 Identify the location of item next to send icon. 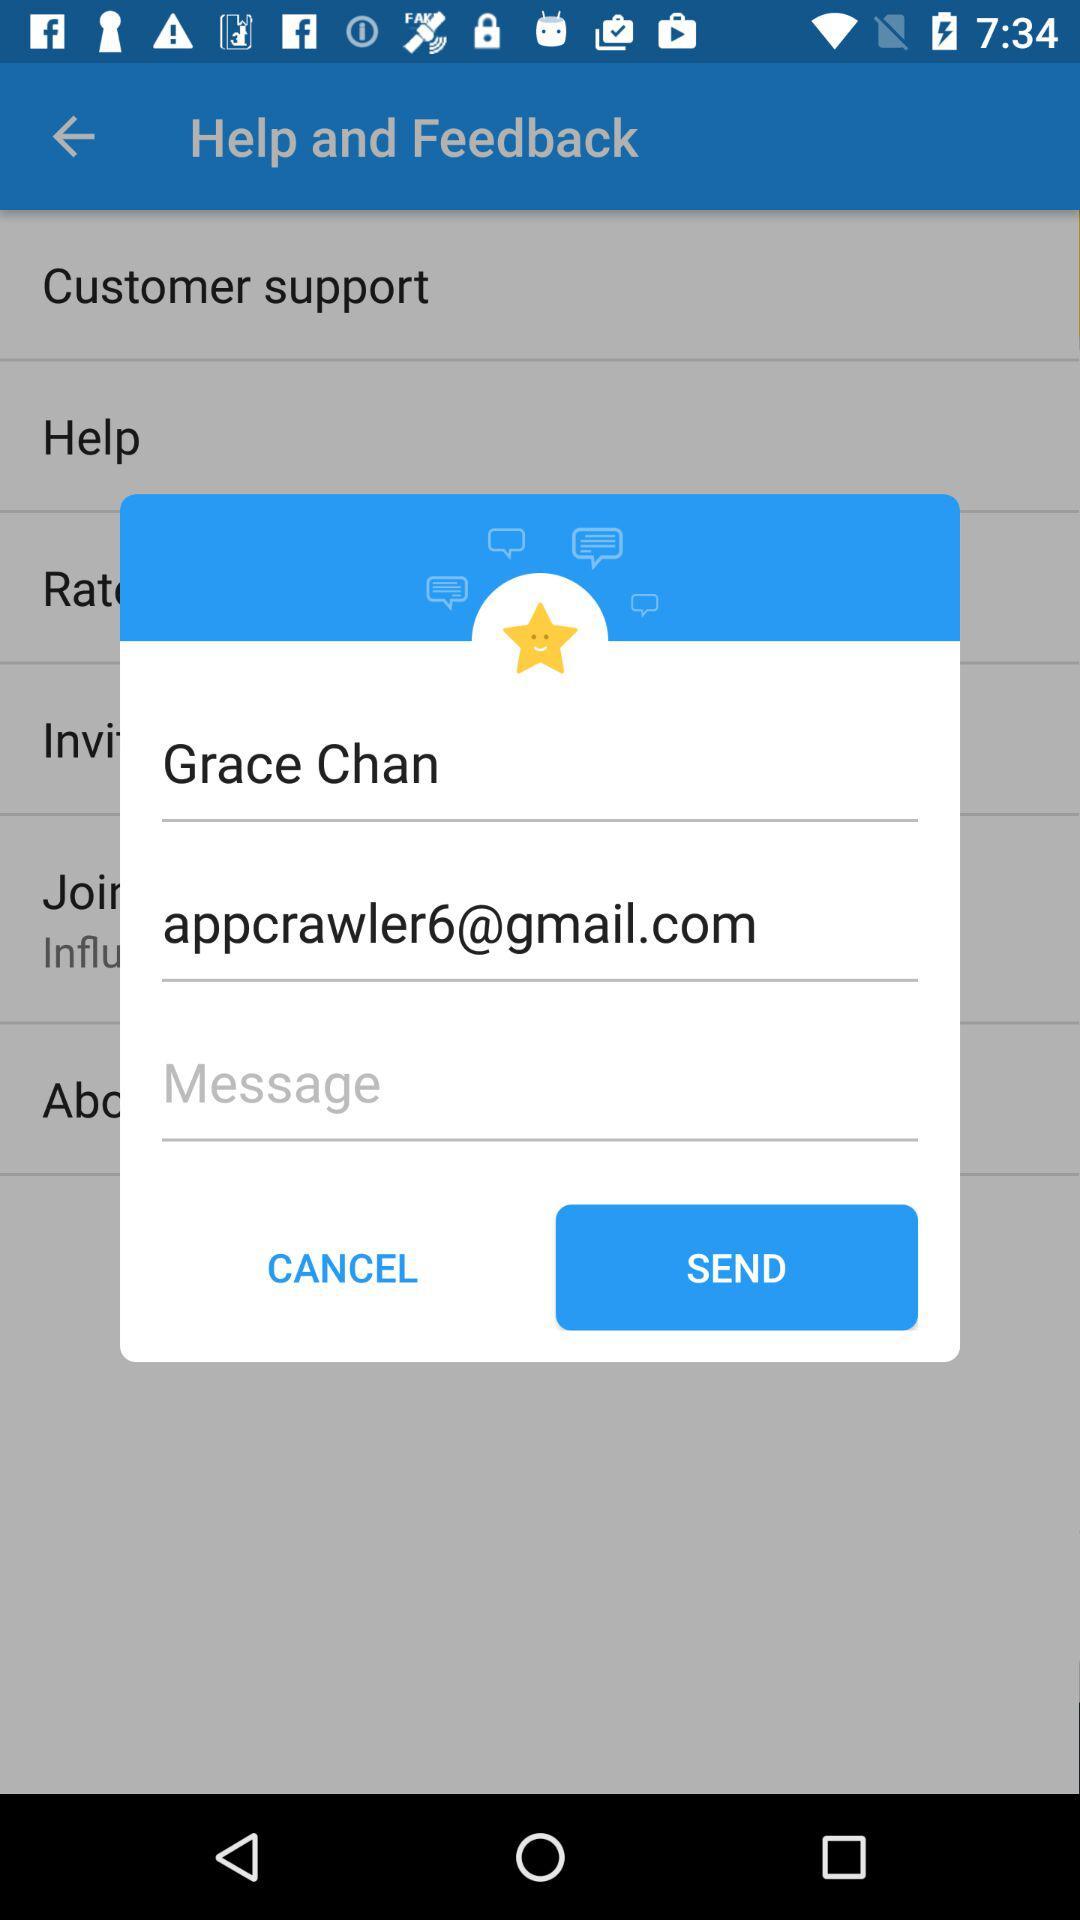
(342, 1266).